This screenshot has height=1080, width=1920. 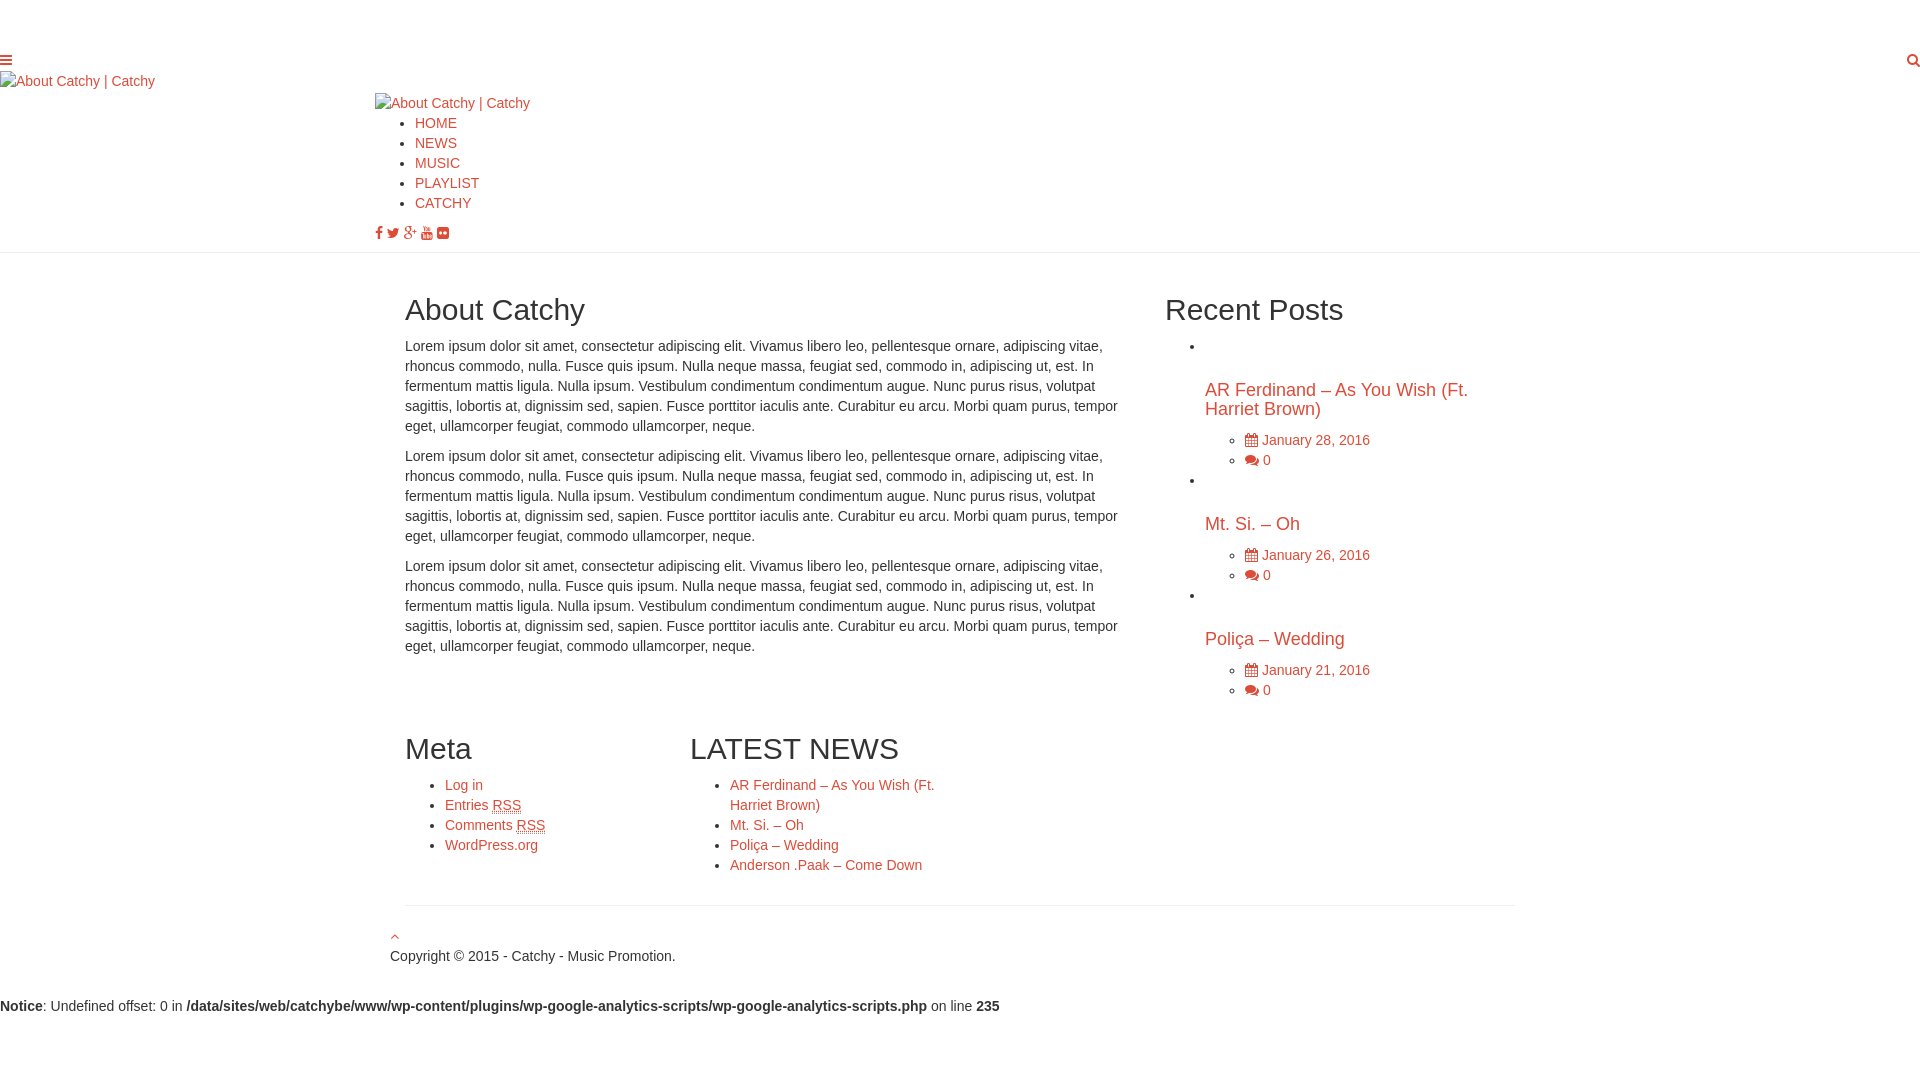 What do you see at coordinates (1307, 670) in the screenshot?
I see `'January 21, 2016'` at bounding box center [1307, 670].